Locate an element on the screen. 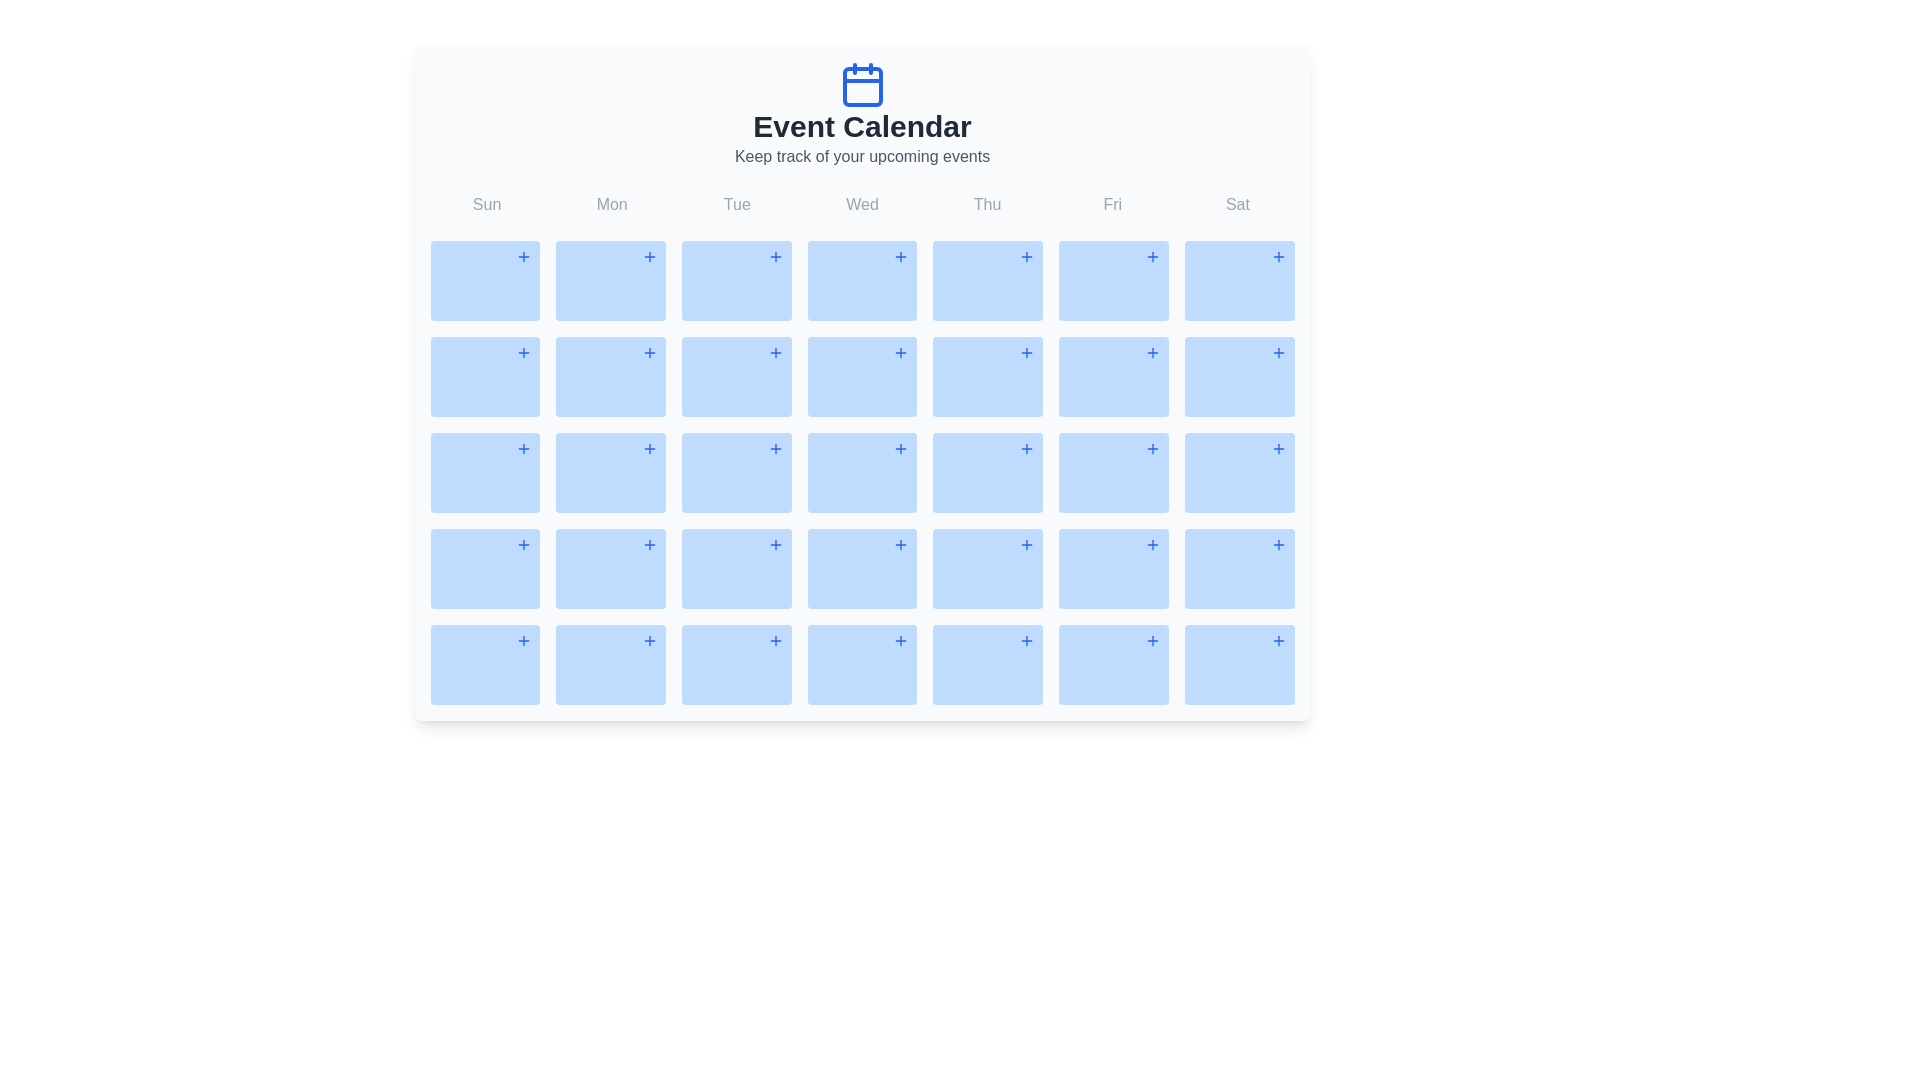 The width and height of the screenshot is (1920, 1080). the '+' button located in the top-right corner of the light blue rectangle in the grid layout to initiate an action is located at coordinates (900, 640).